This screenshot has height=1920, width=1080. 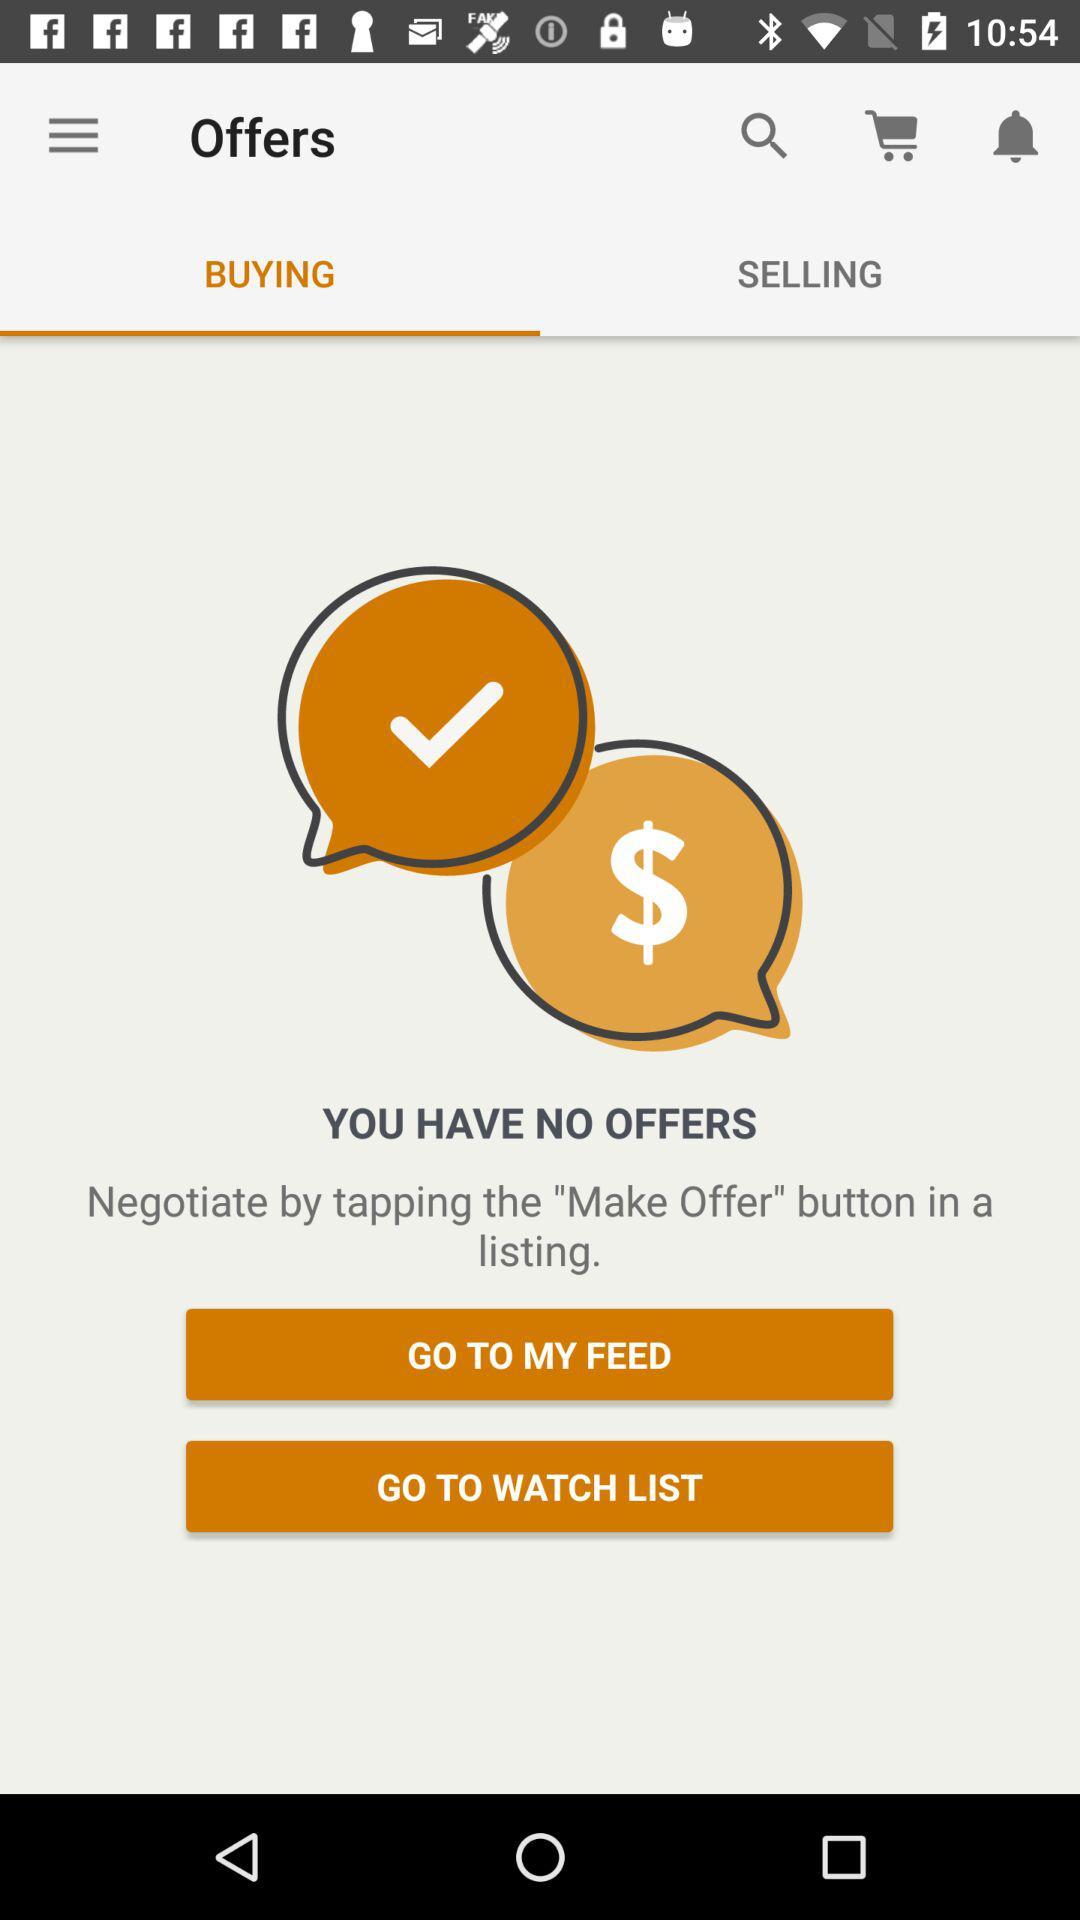 I want to click on item next to the offers, so click(x=72, y=135).